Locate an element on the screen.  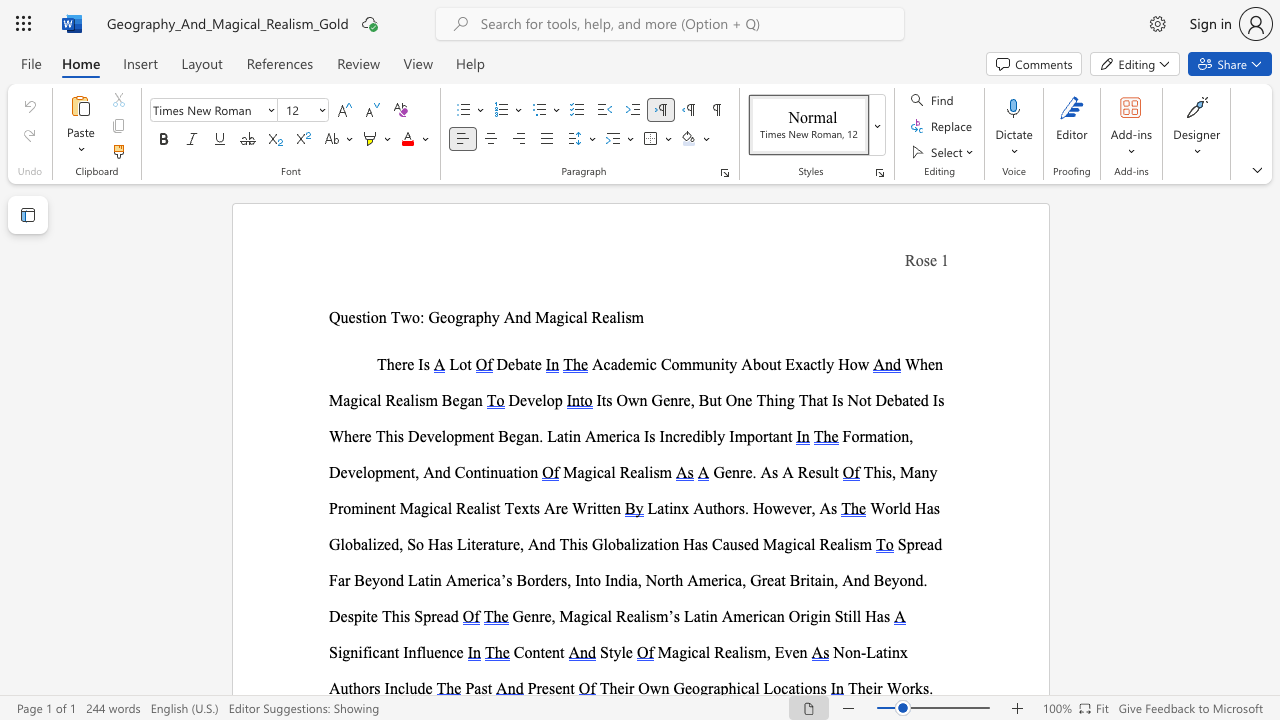
the subset text "al" within the text "Magical Realism" is located at coordinates (636, 472).